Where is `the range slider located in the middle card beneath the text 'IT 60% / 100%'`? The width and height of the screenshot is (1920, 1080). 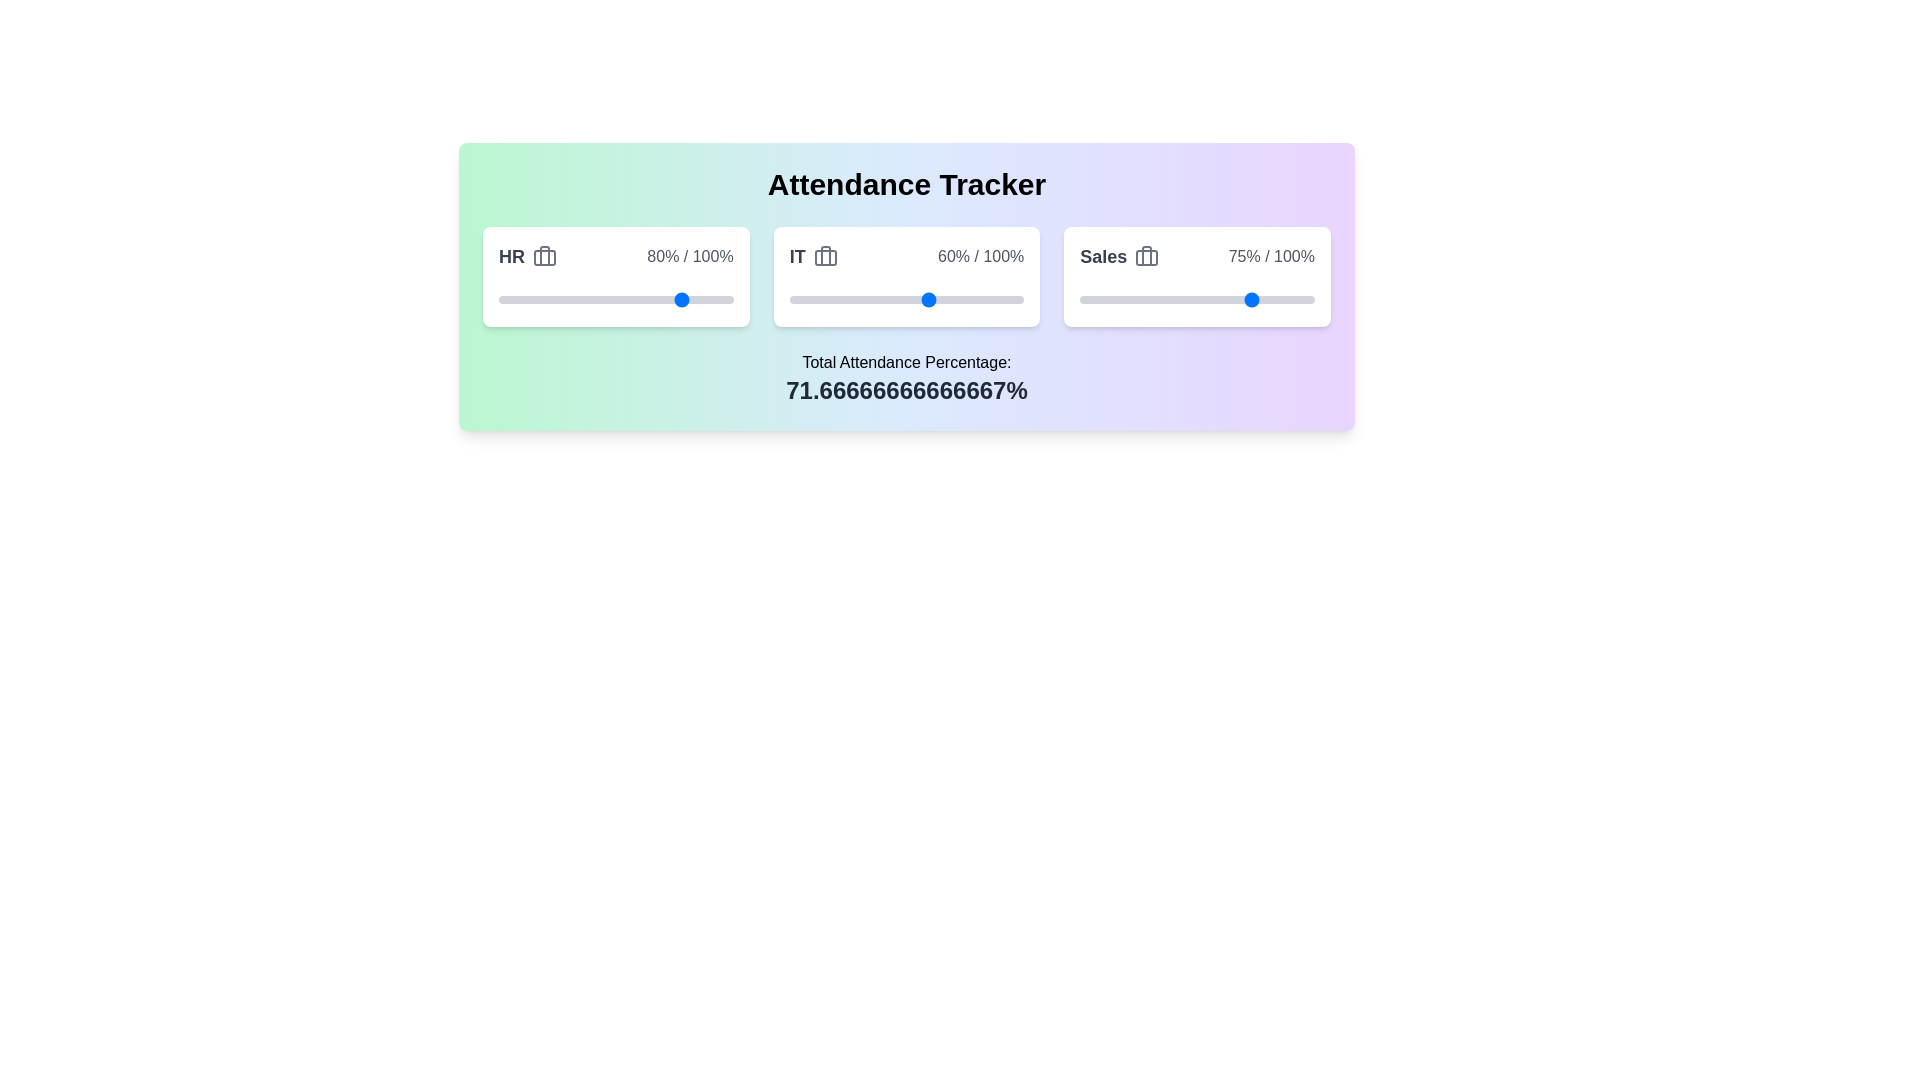
the range slider located in the middle card beneath the text 'IT 60% / 100%' is located at coordinates (906, 300).